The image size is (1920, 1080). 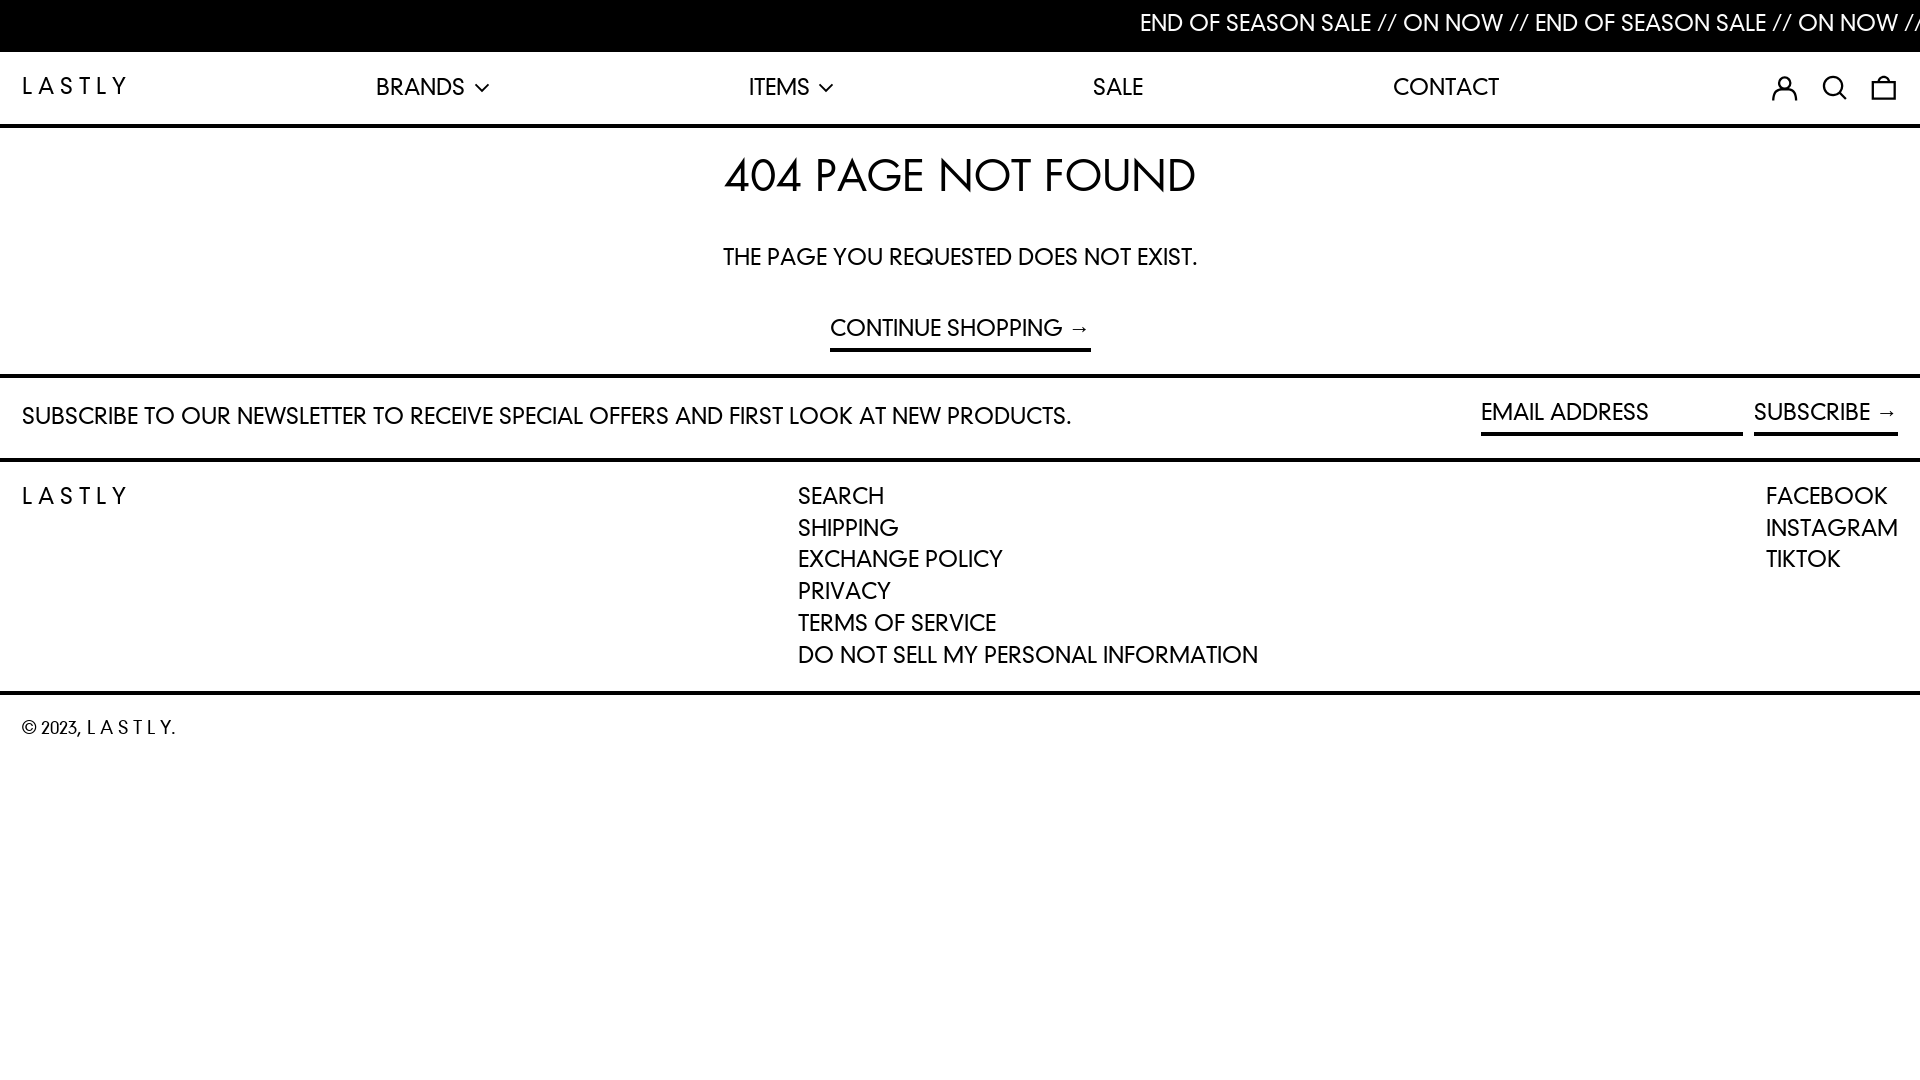 I want to click on 'TERMS OF SERVICE', so click(x=896, y=622).